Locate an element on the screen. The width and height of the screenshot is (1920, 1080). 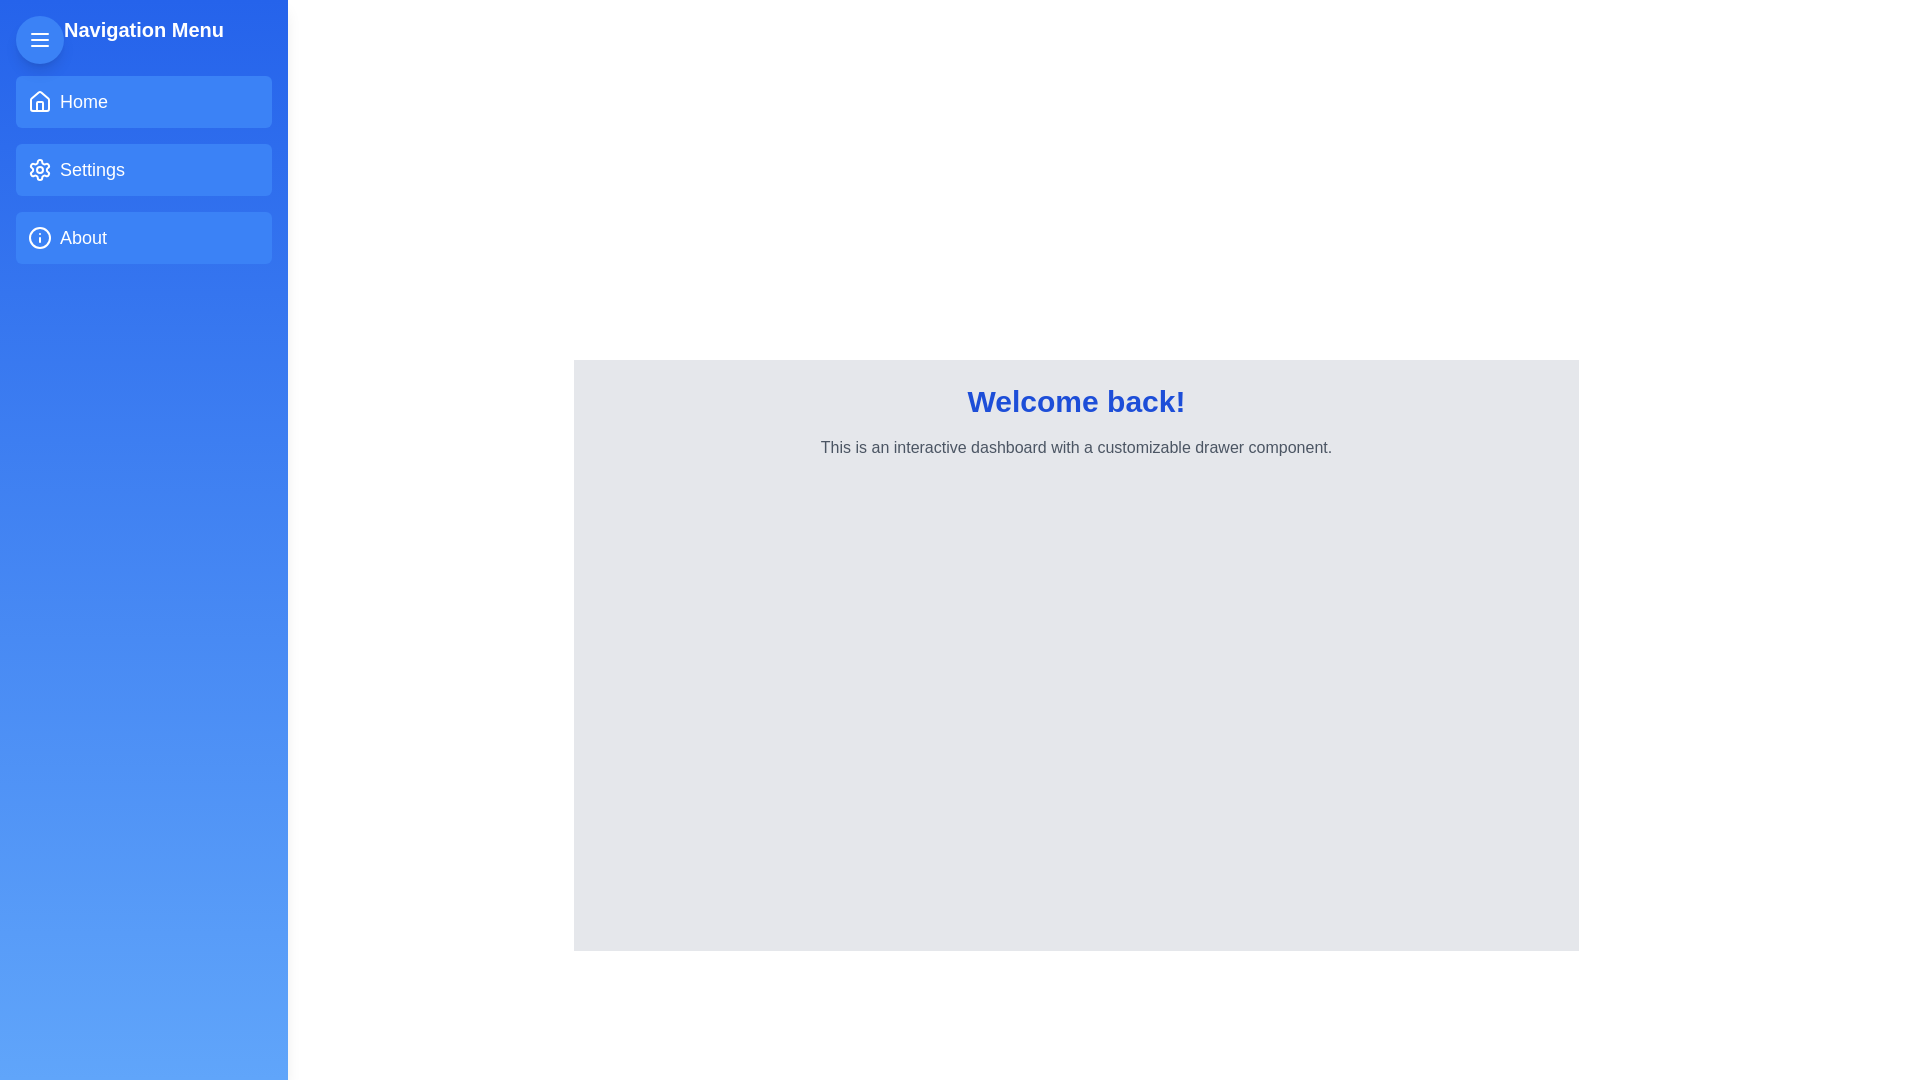
the About item from the navigation menu is located at coordinates (143, 237).